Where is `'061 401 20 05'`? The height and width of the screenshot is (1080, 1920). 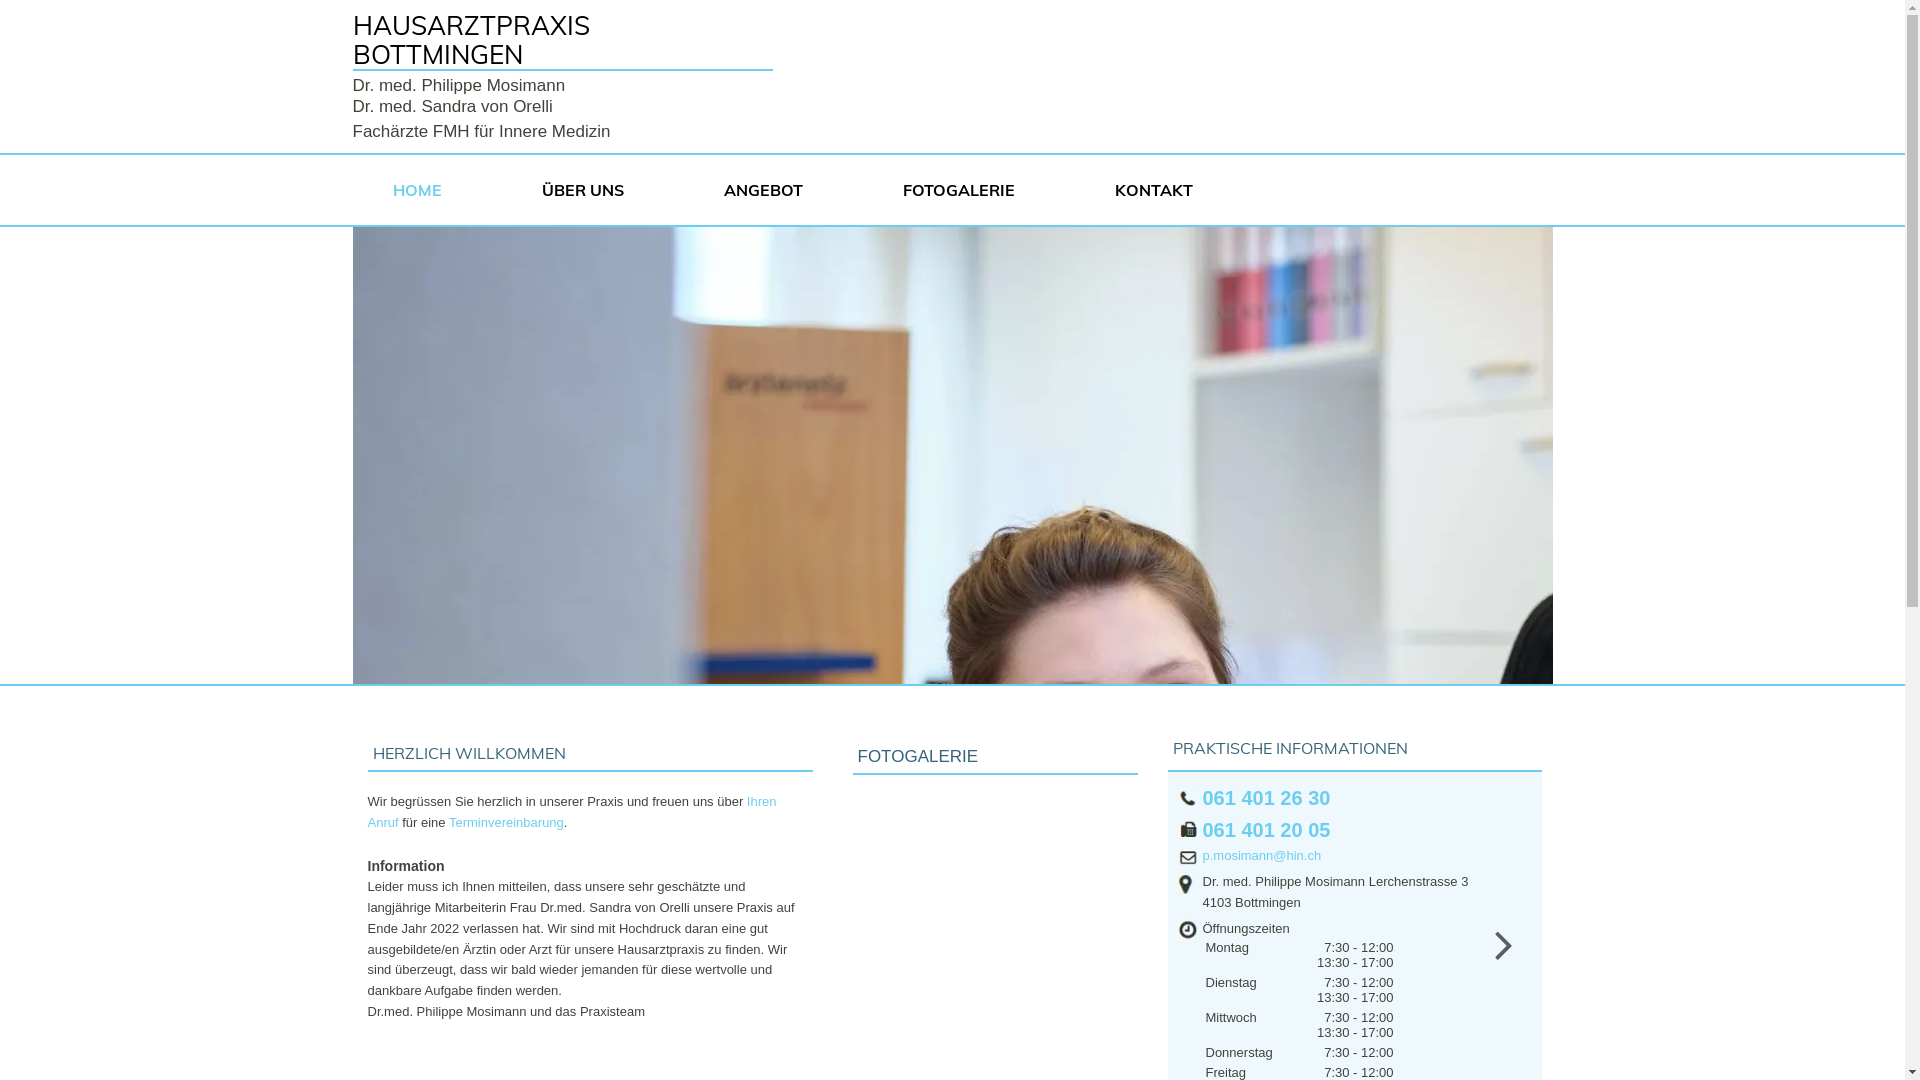
'061 401 20 05' is located at coordinates (1265, 829).